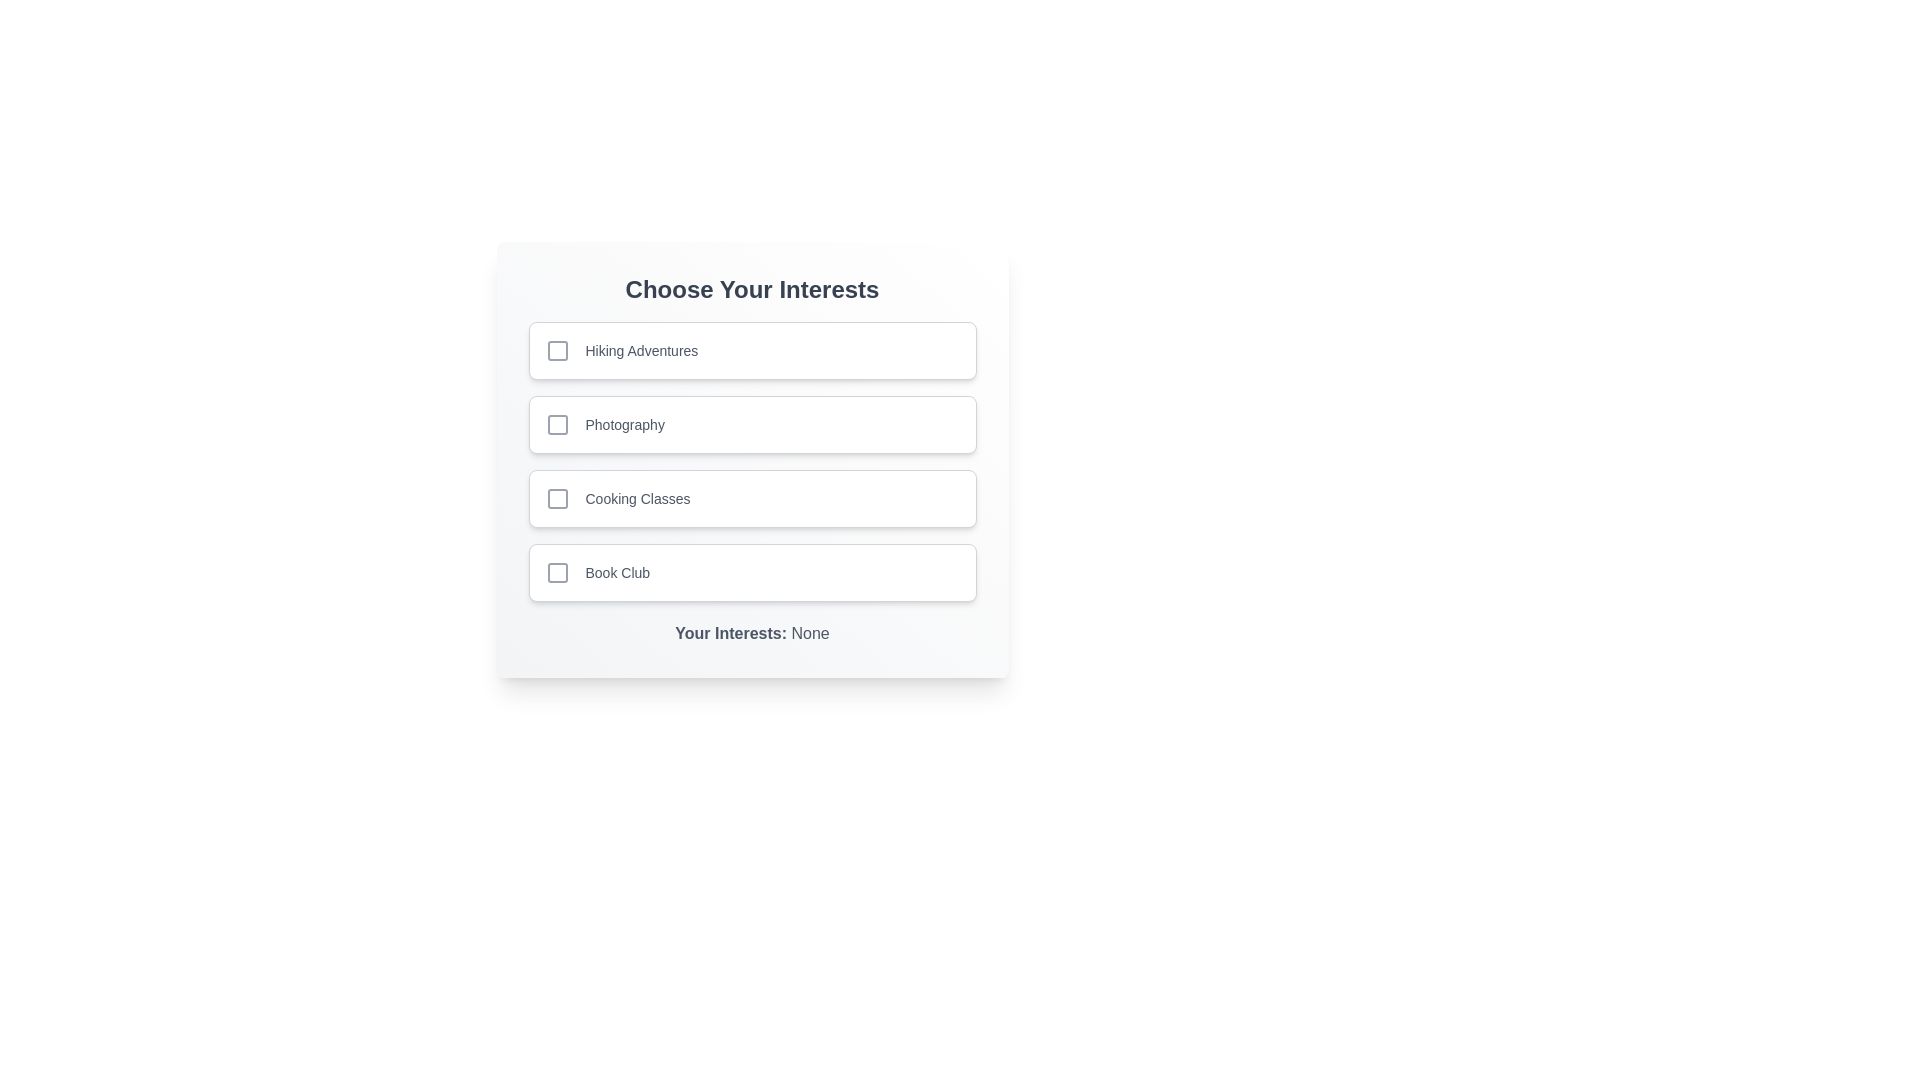  What do you see at coordinates (557, 573) in the screenshot?
I see `the Checkbox-like indicator` at bounding box center [557, 573].